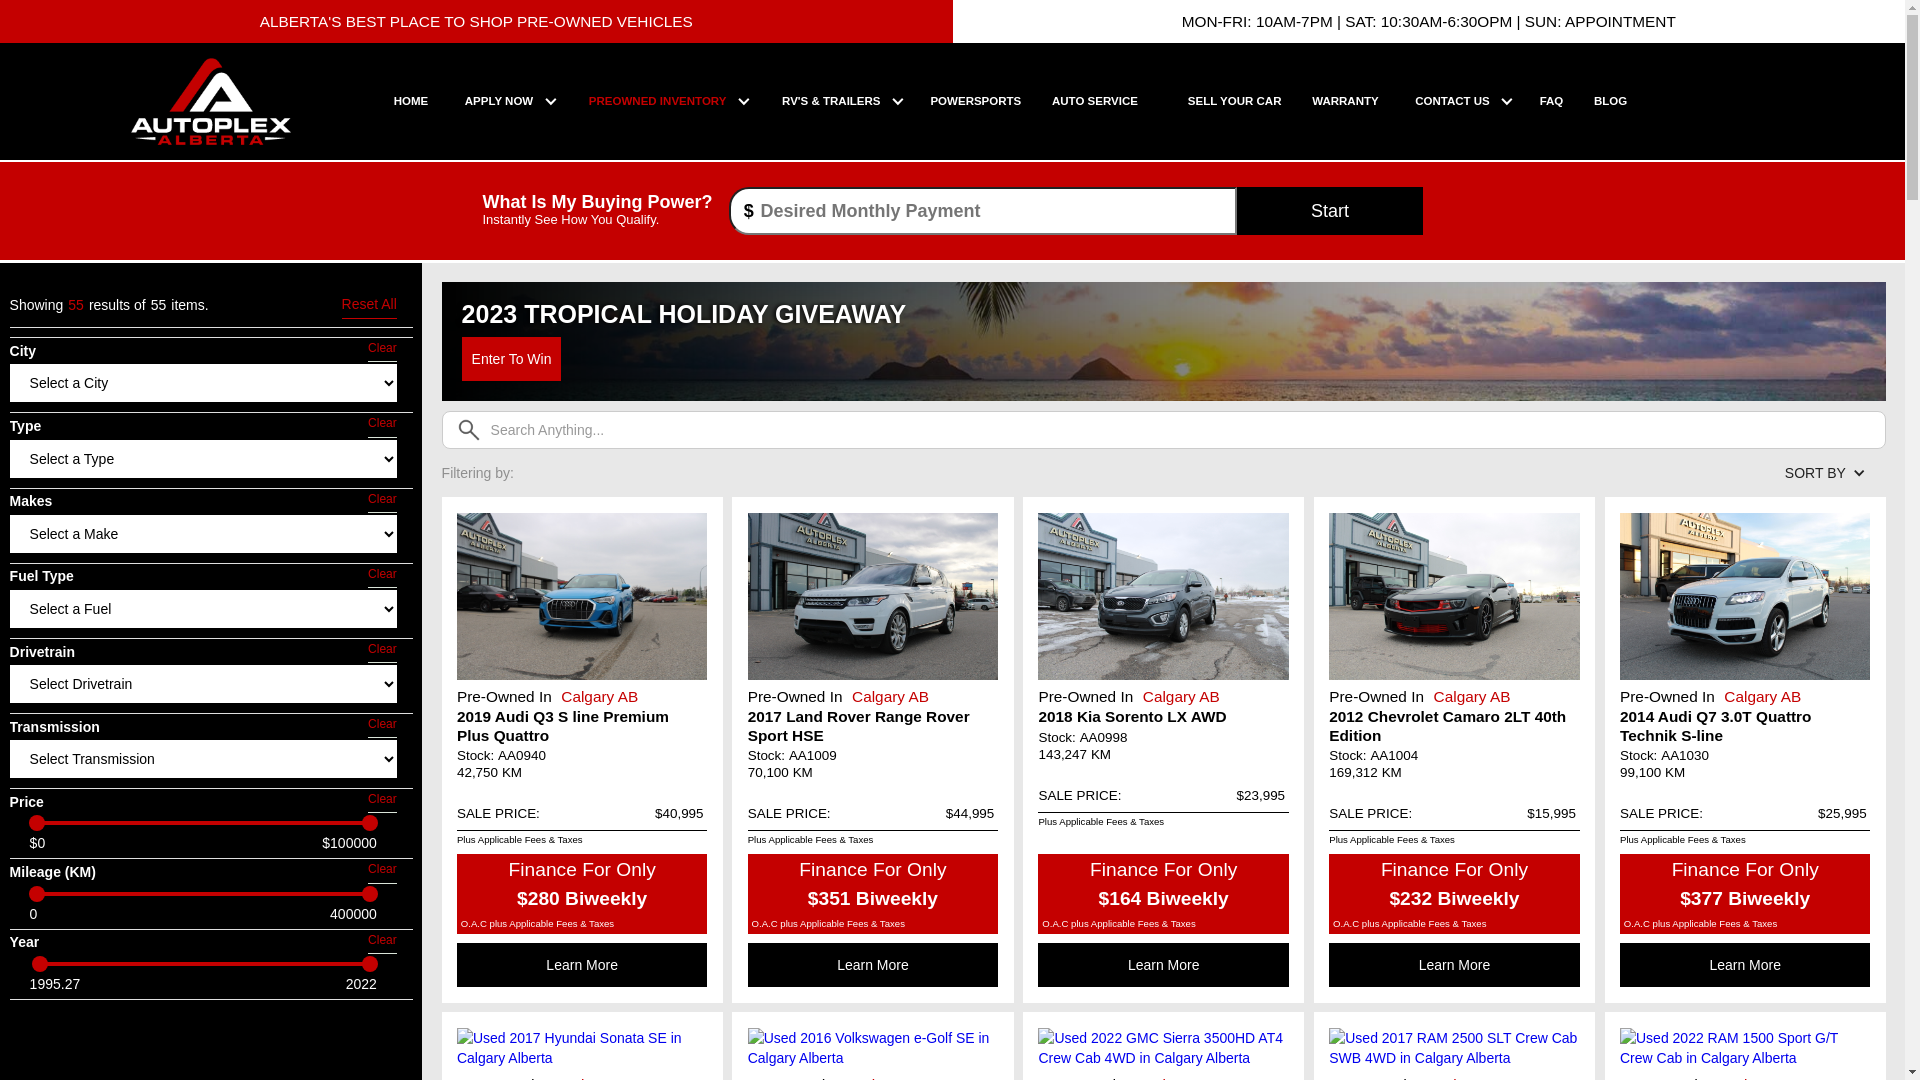 The width and height of the screenshot is (1920, 1080). I want to click on 'Learn More', so click(580, 963).